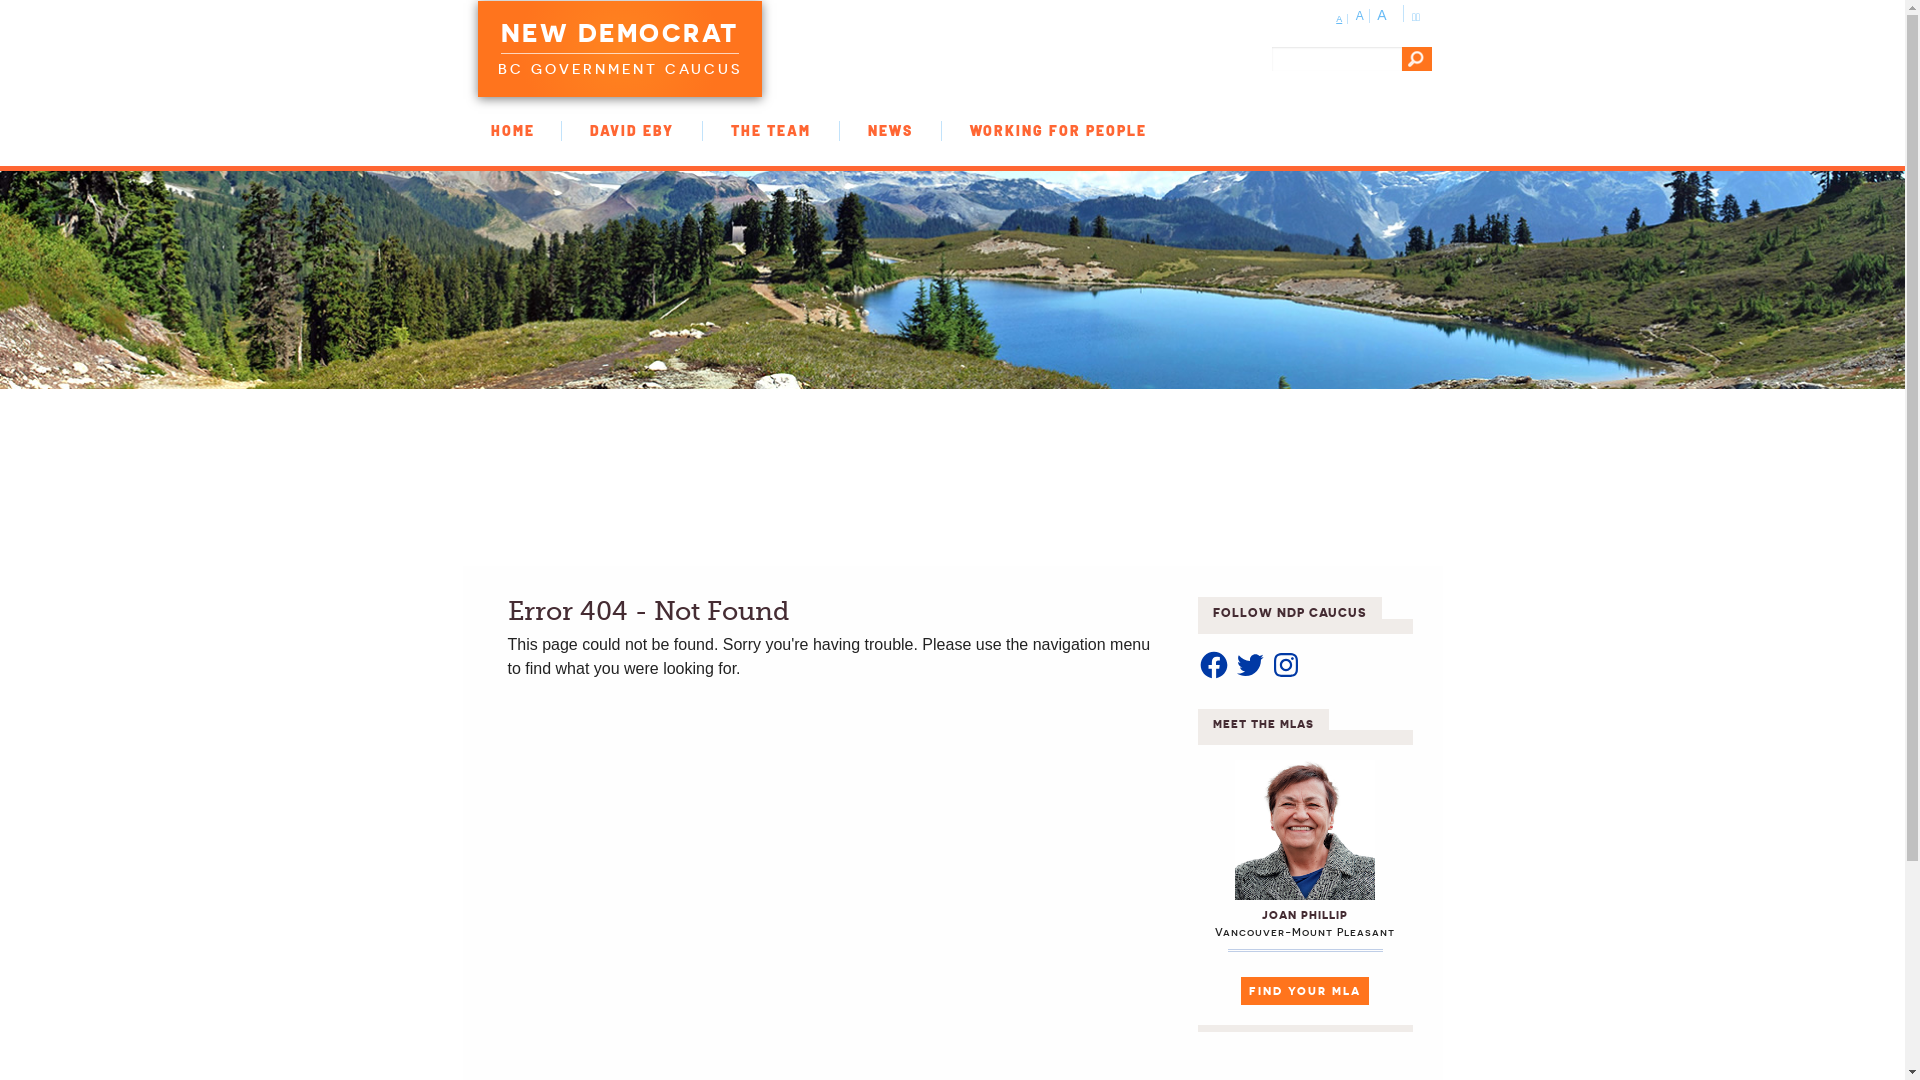 The image size is (1920, 1080). I want to click on 'NEW DEMOCRAT', so click(618, 35).